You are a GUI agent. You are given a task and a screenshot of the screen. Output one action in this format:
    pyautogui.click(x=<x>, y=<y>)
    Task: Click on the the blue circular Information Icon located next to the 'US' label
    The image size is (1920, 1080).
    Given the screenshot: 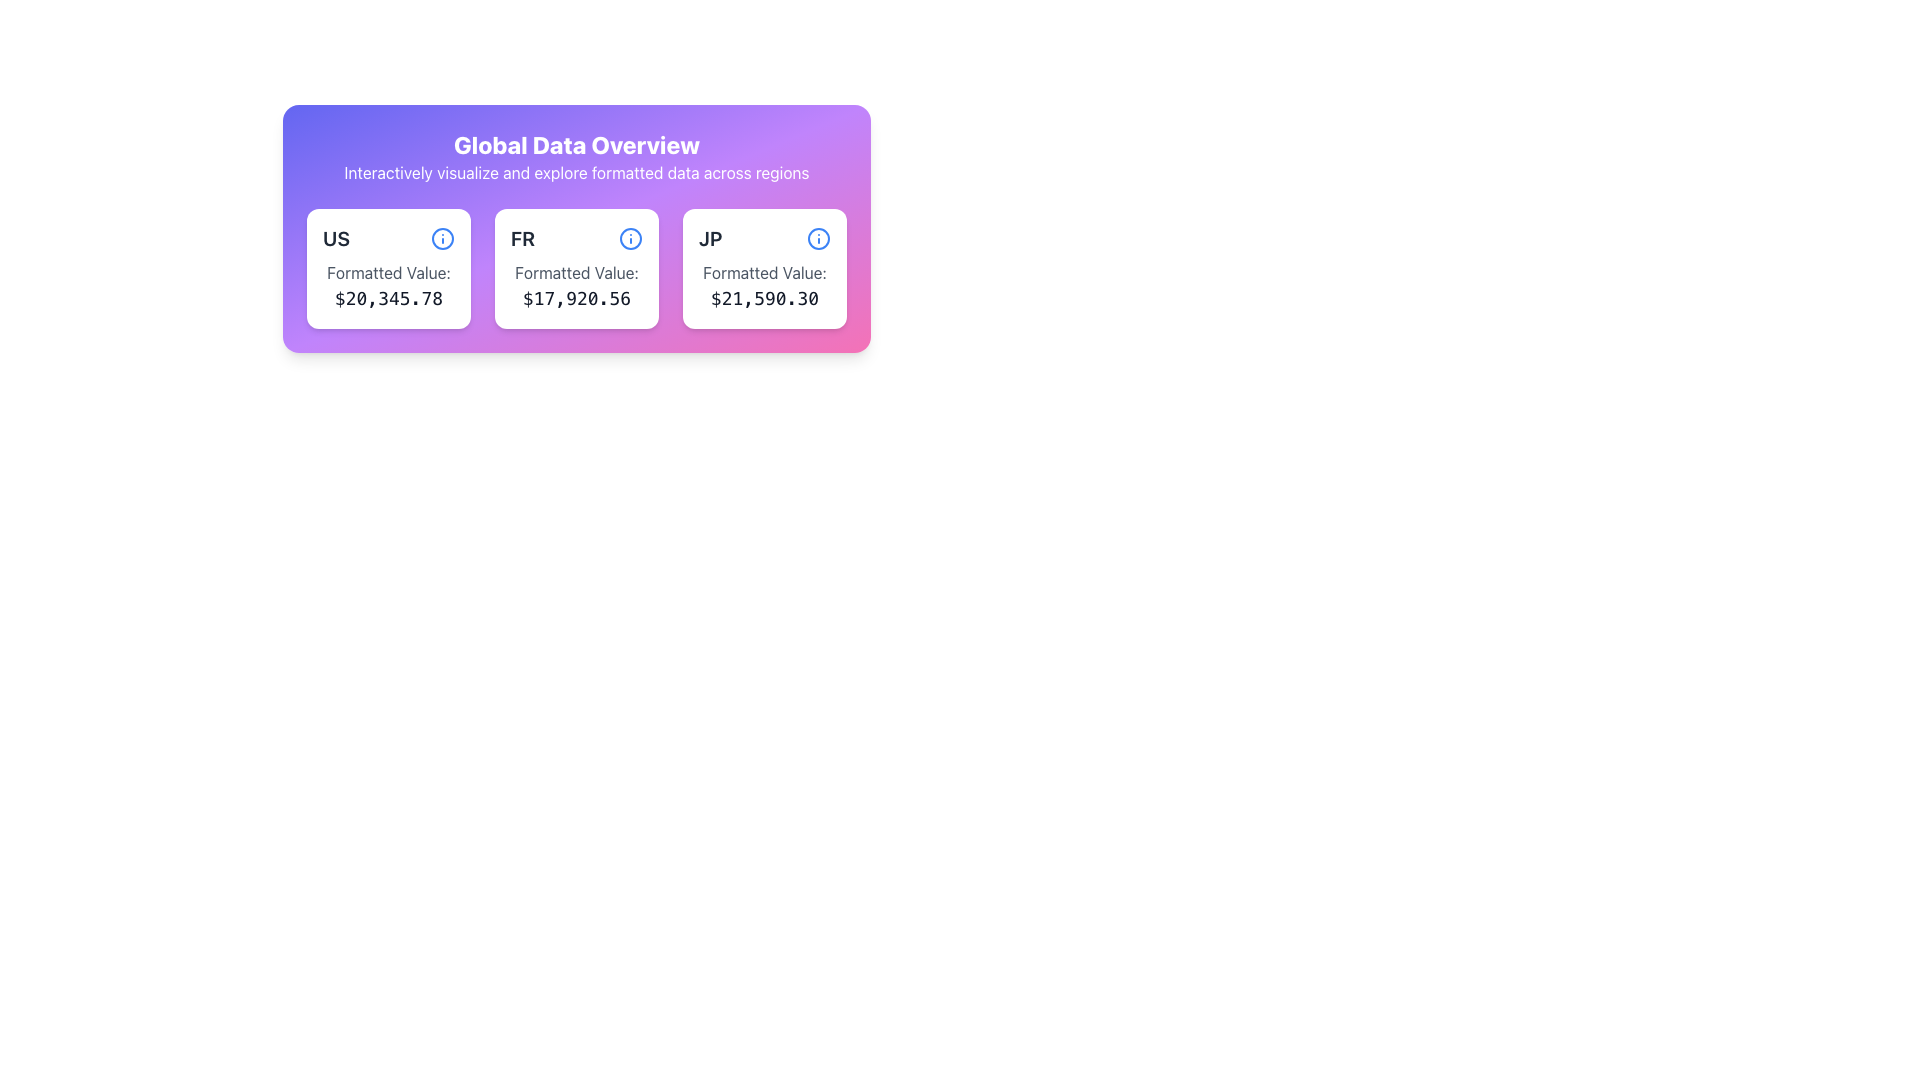 What is the action you would take?
    pyautogui.click(x=441, y=238)
    